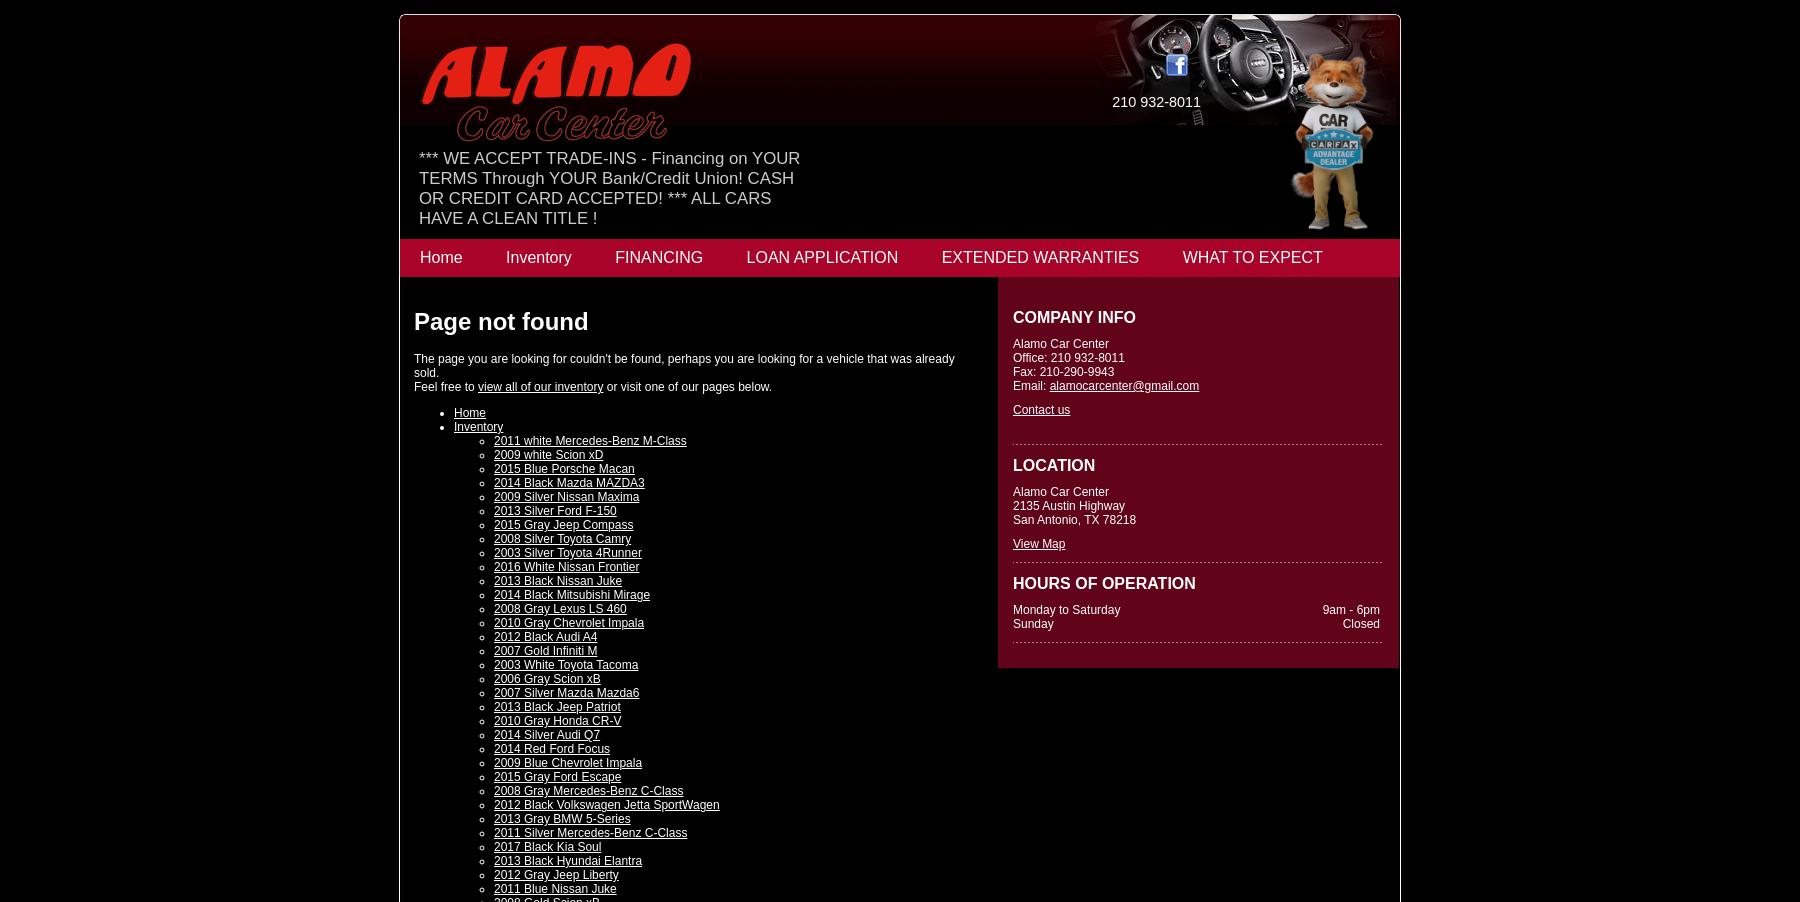 This screenshot has height=902, width=1800. What do you see at coordinates (568, 762) in the screenshot?
I see `'2009 Blue Chevrolet Impala'` at bounding box center [568, 762].